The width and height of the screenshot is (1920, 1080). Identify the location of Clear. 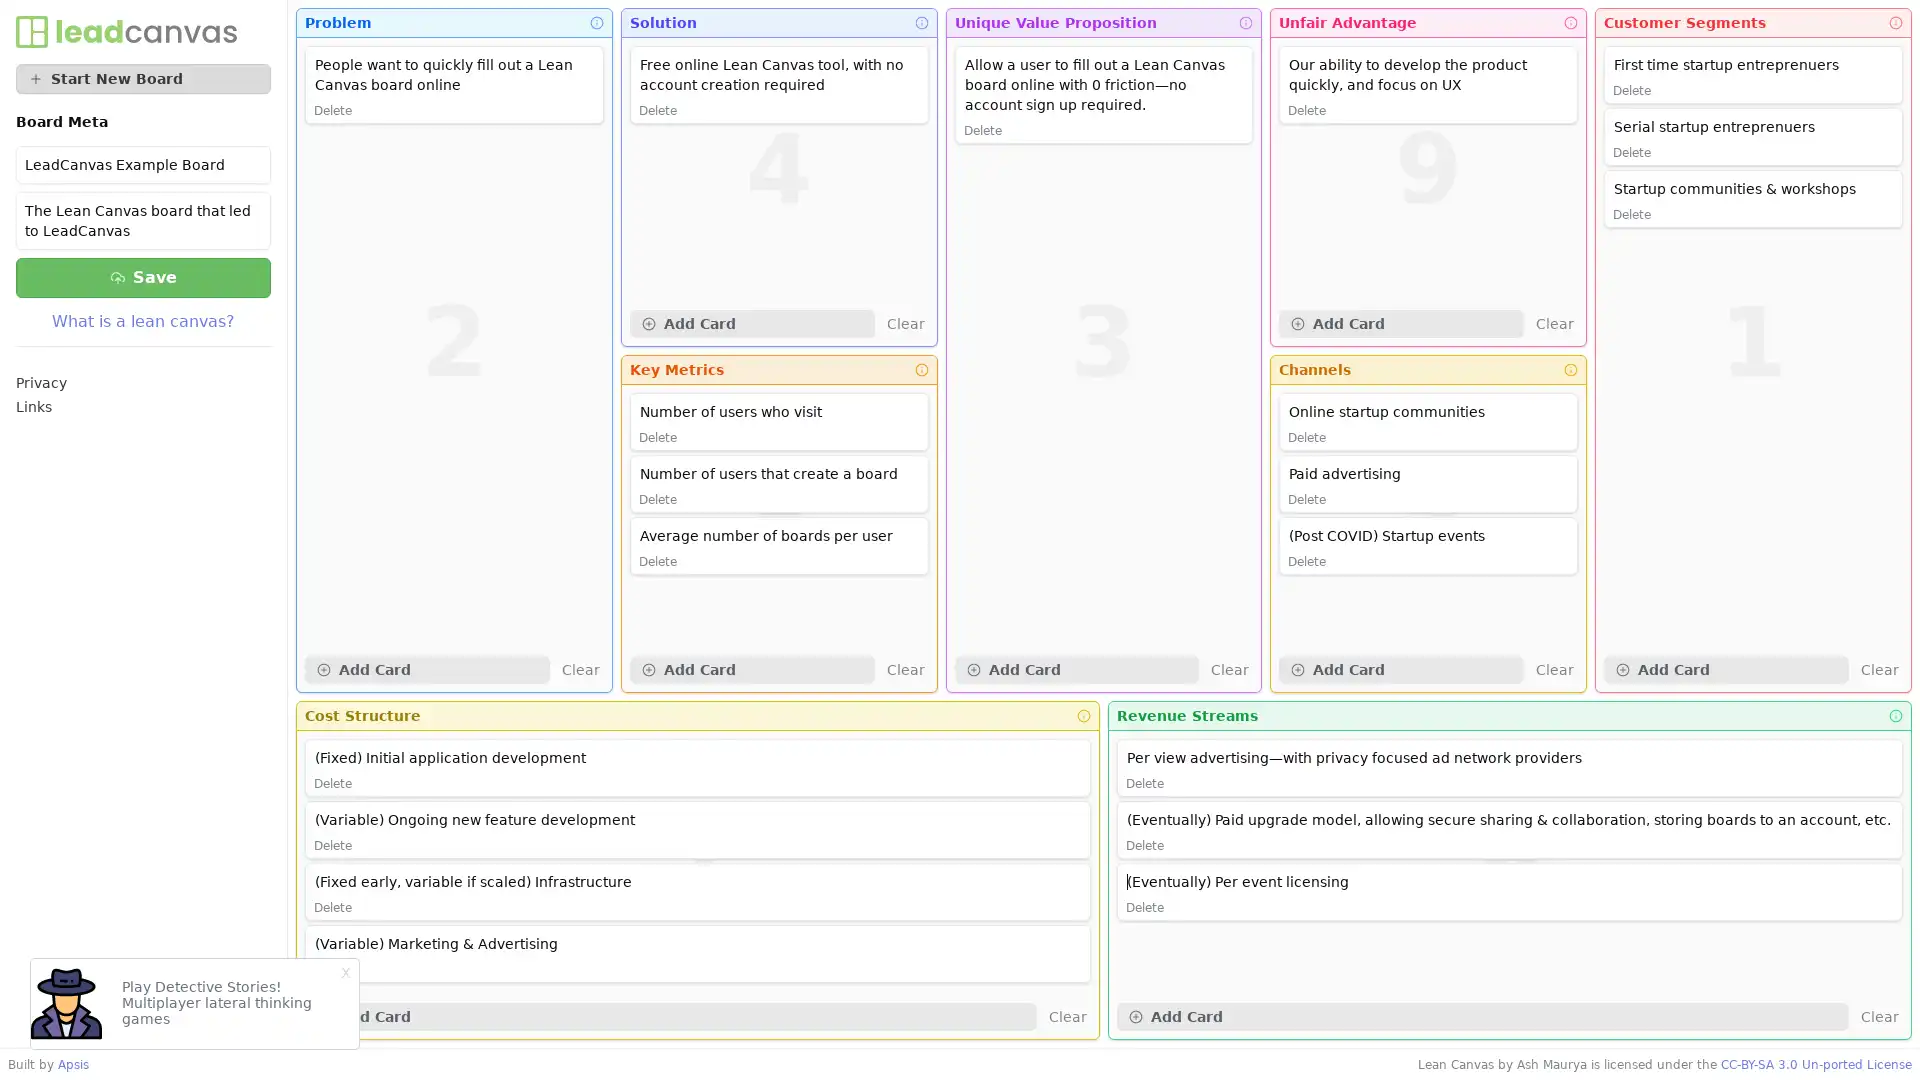
(1554, 322).